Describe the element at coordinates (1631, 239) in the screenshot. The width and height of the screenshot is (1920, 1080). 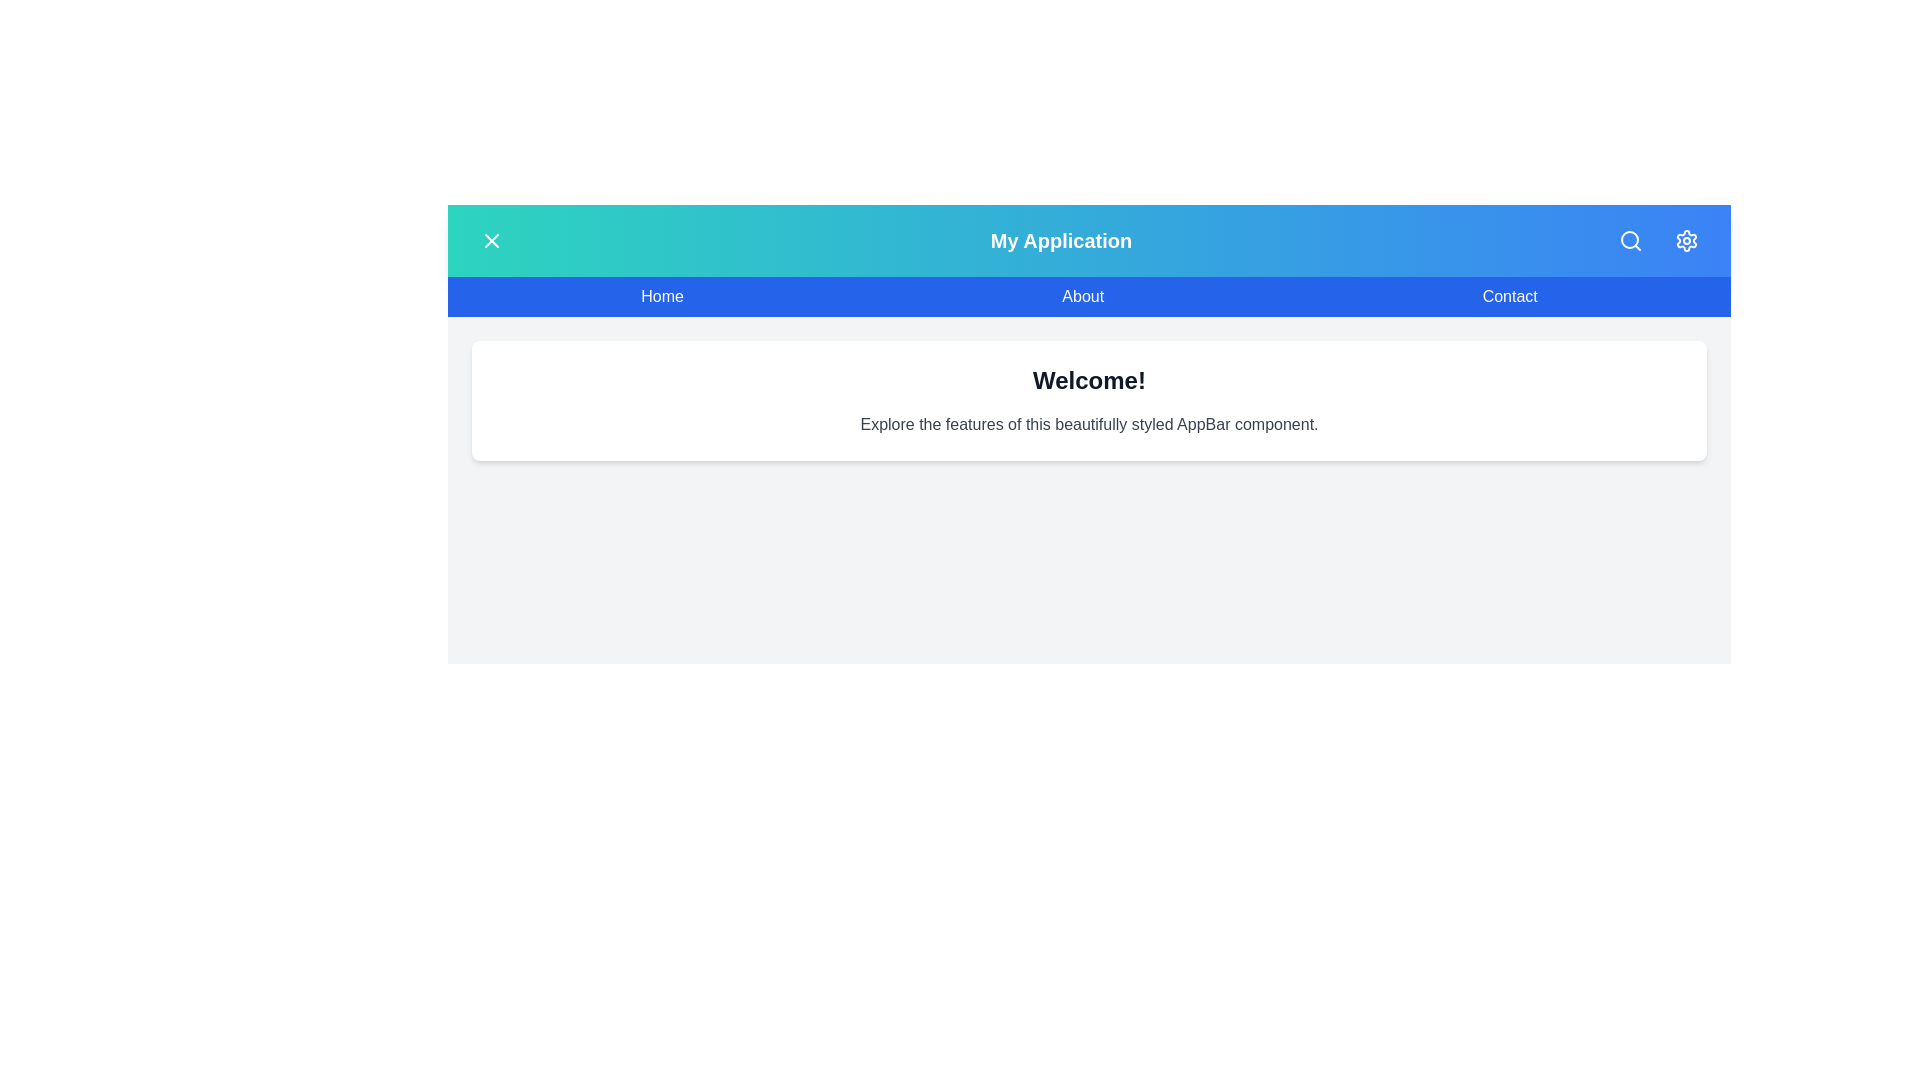
I see `the search icon button to initiate a search` at that location.